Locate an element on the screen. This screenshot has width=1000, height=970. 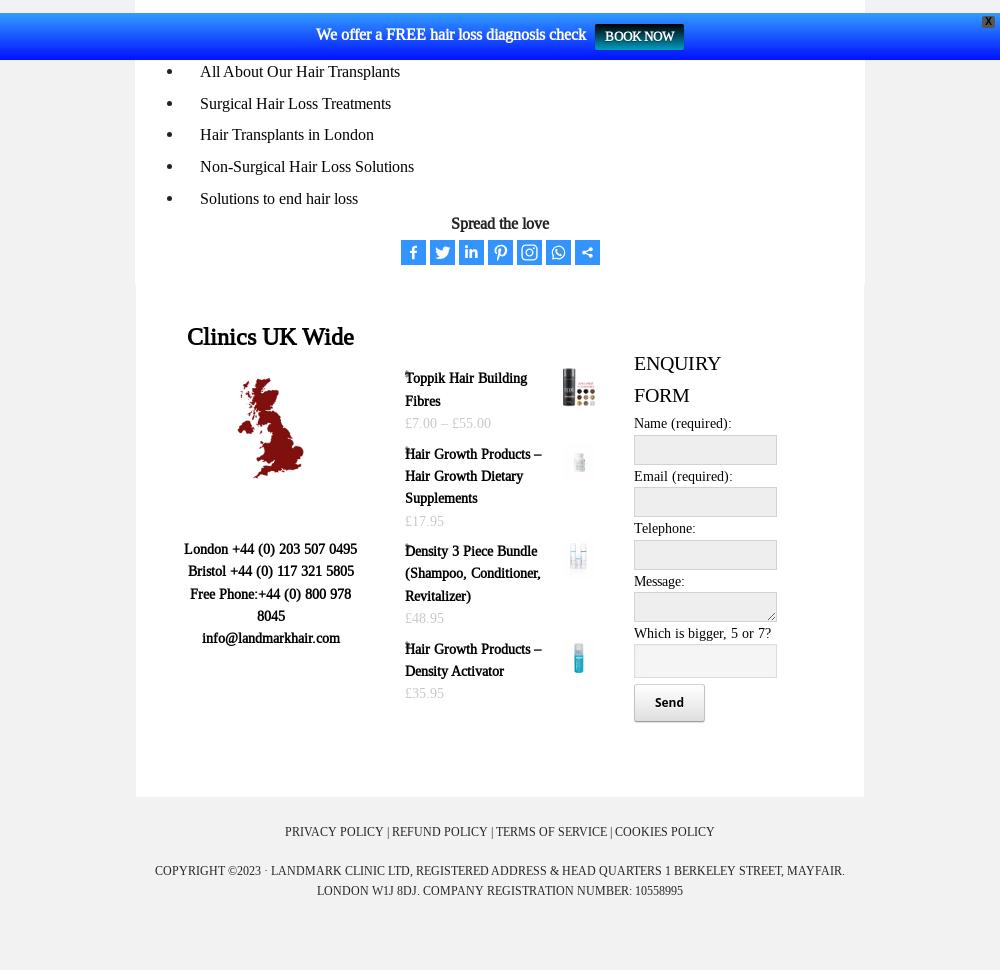
'Toppik Hair Building Fibres' is located at coordinates (464, 388).